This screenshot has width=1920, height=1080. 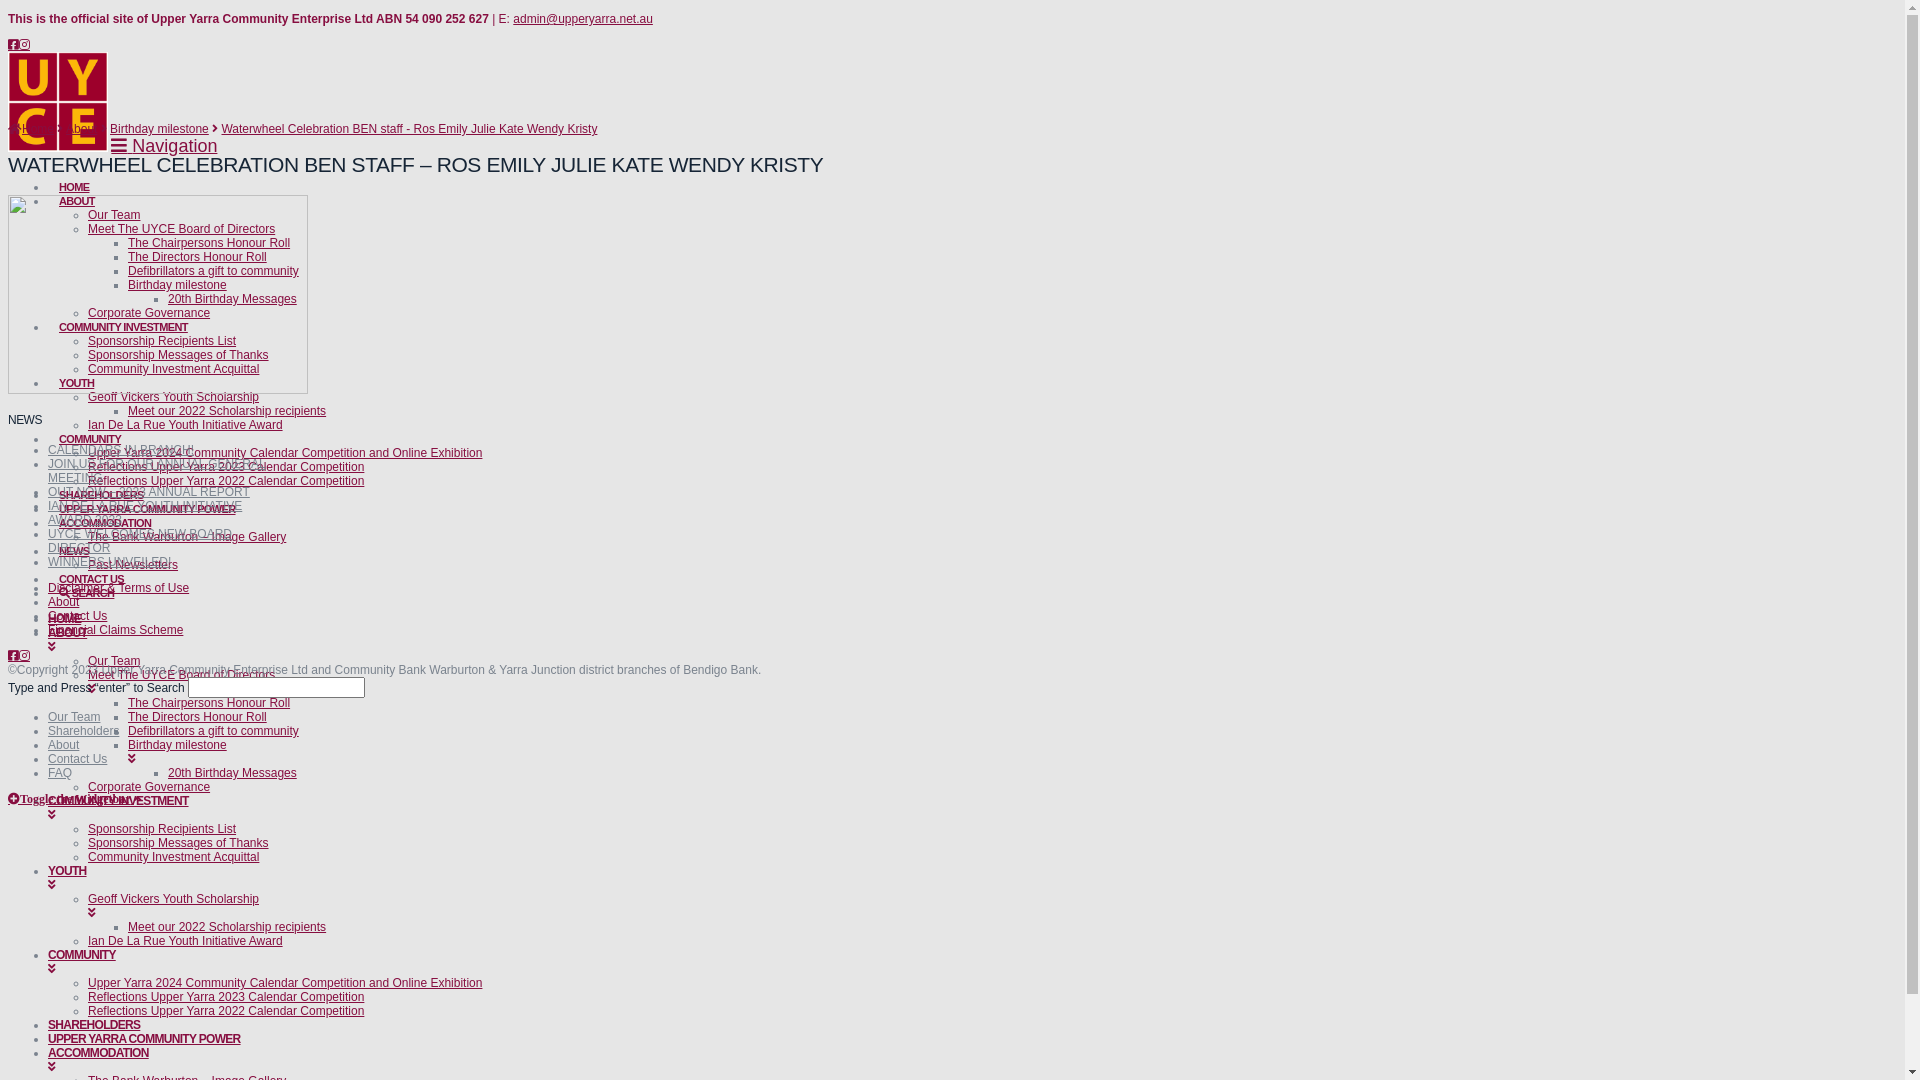 What do you see at coordinates (13, 45) in the screenshot?
I see `'Facebook'` at bounding box center [13, 45].